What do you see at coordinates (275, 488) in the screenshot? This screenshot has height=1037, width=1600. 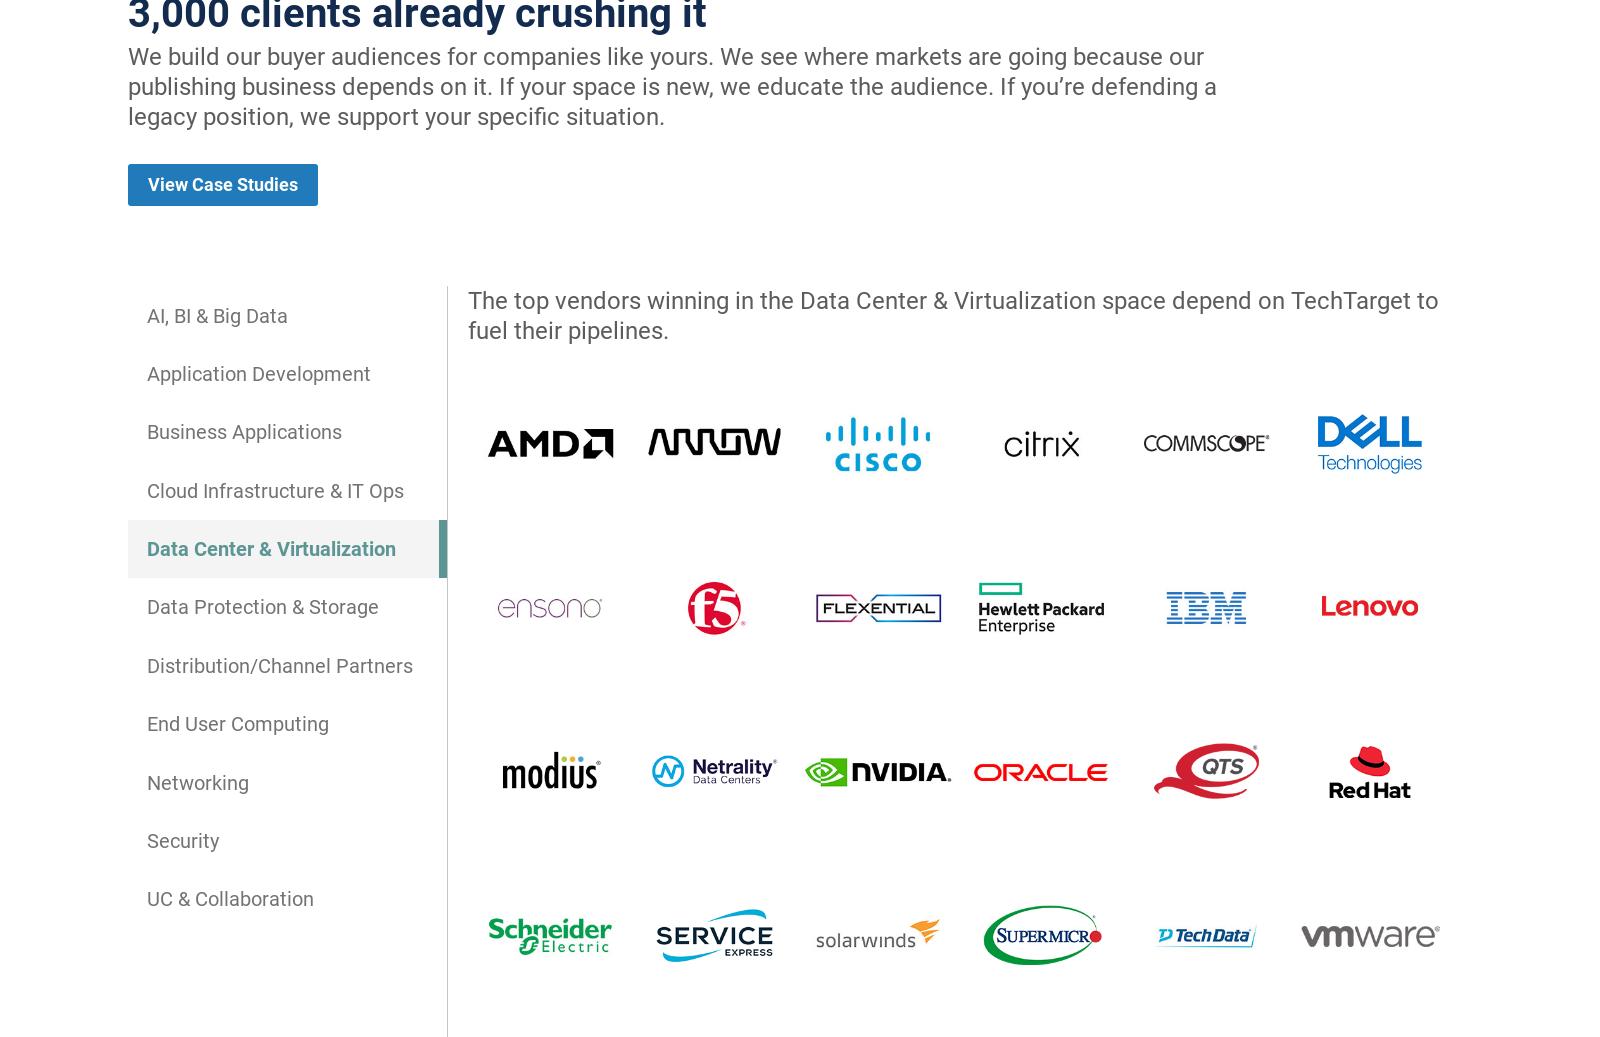 I see `'Cloud Infrastructure & IT Ops'` at bounding box center [275, 488].